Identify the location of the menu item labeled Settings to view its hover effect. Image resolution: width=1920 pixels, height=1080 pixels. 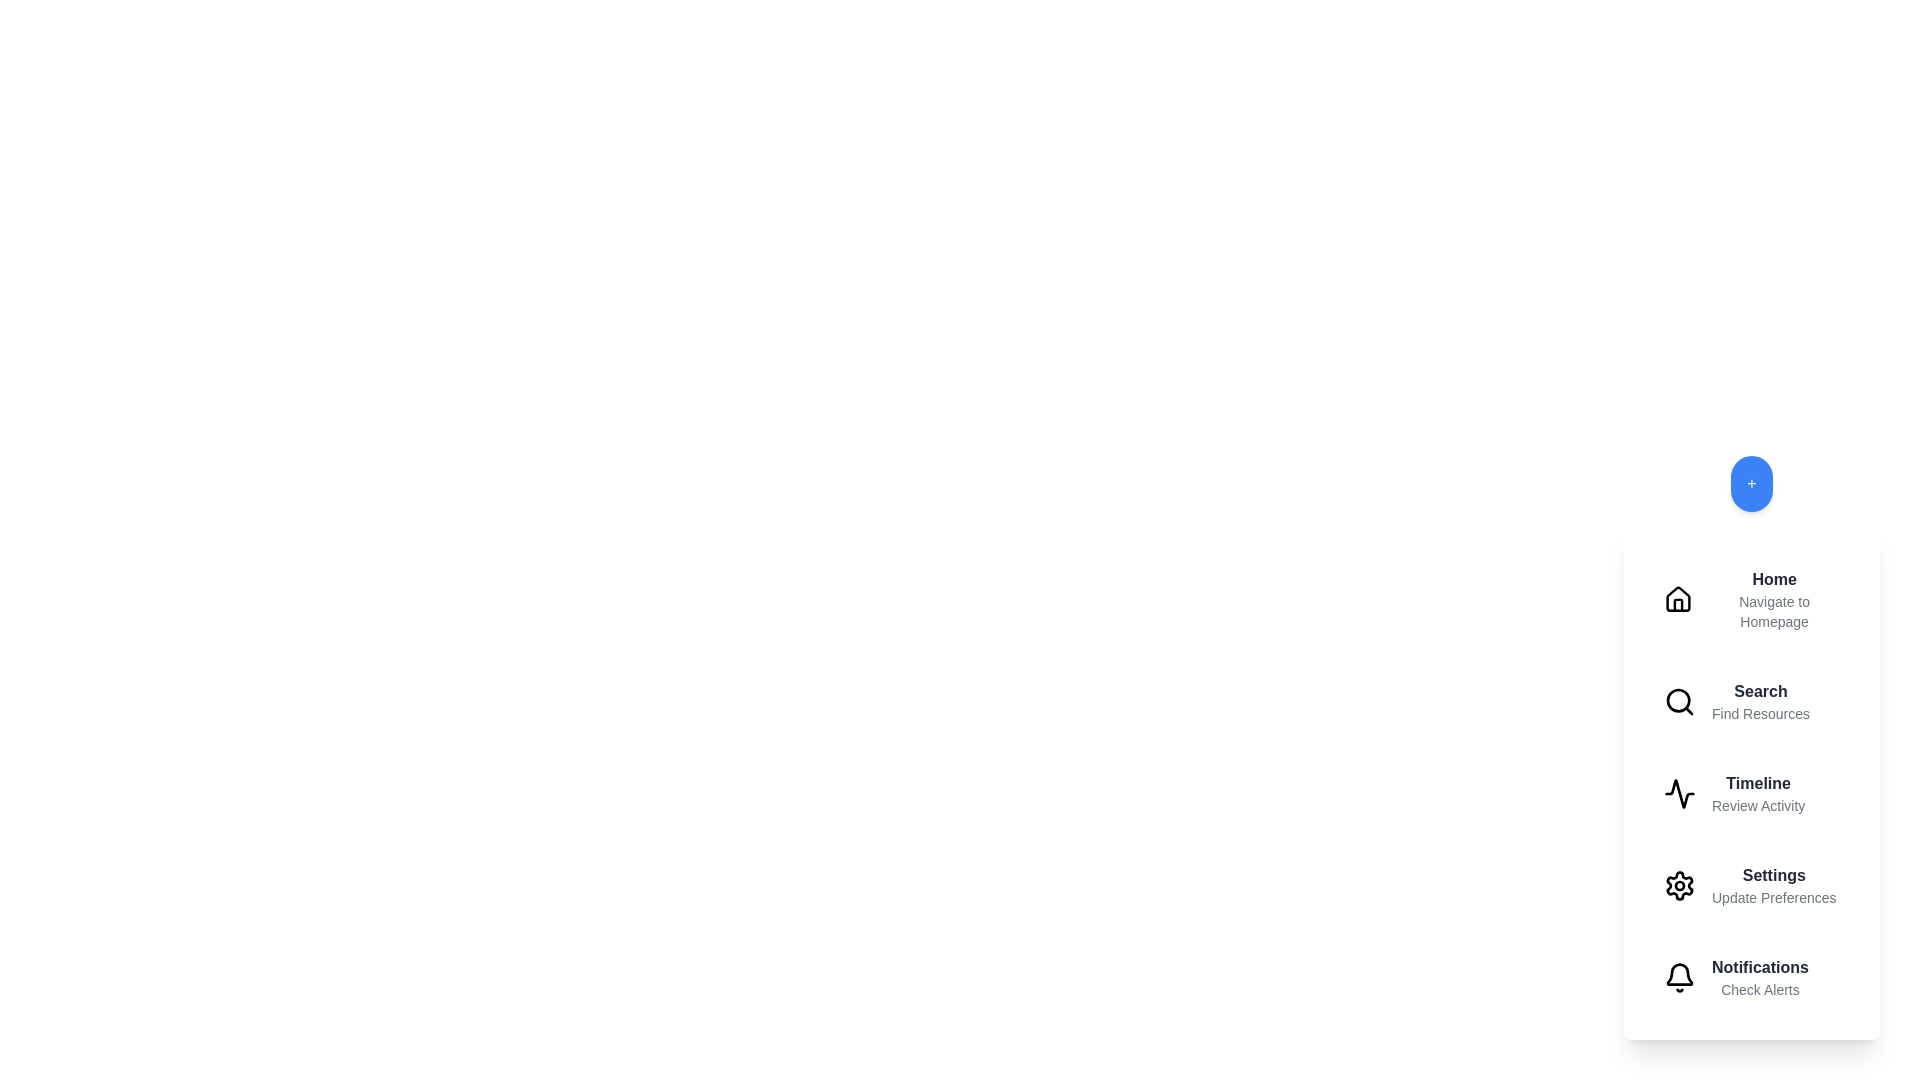
(1751, 885).